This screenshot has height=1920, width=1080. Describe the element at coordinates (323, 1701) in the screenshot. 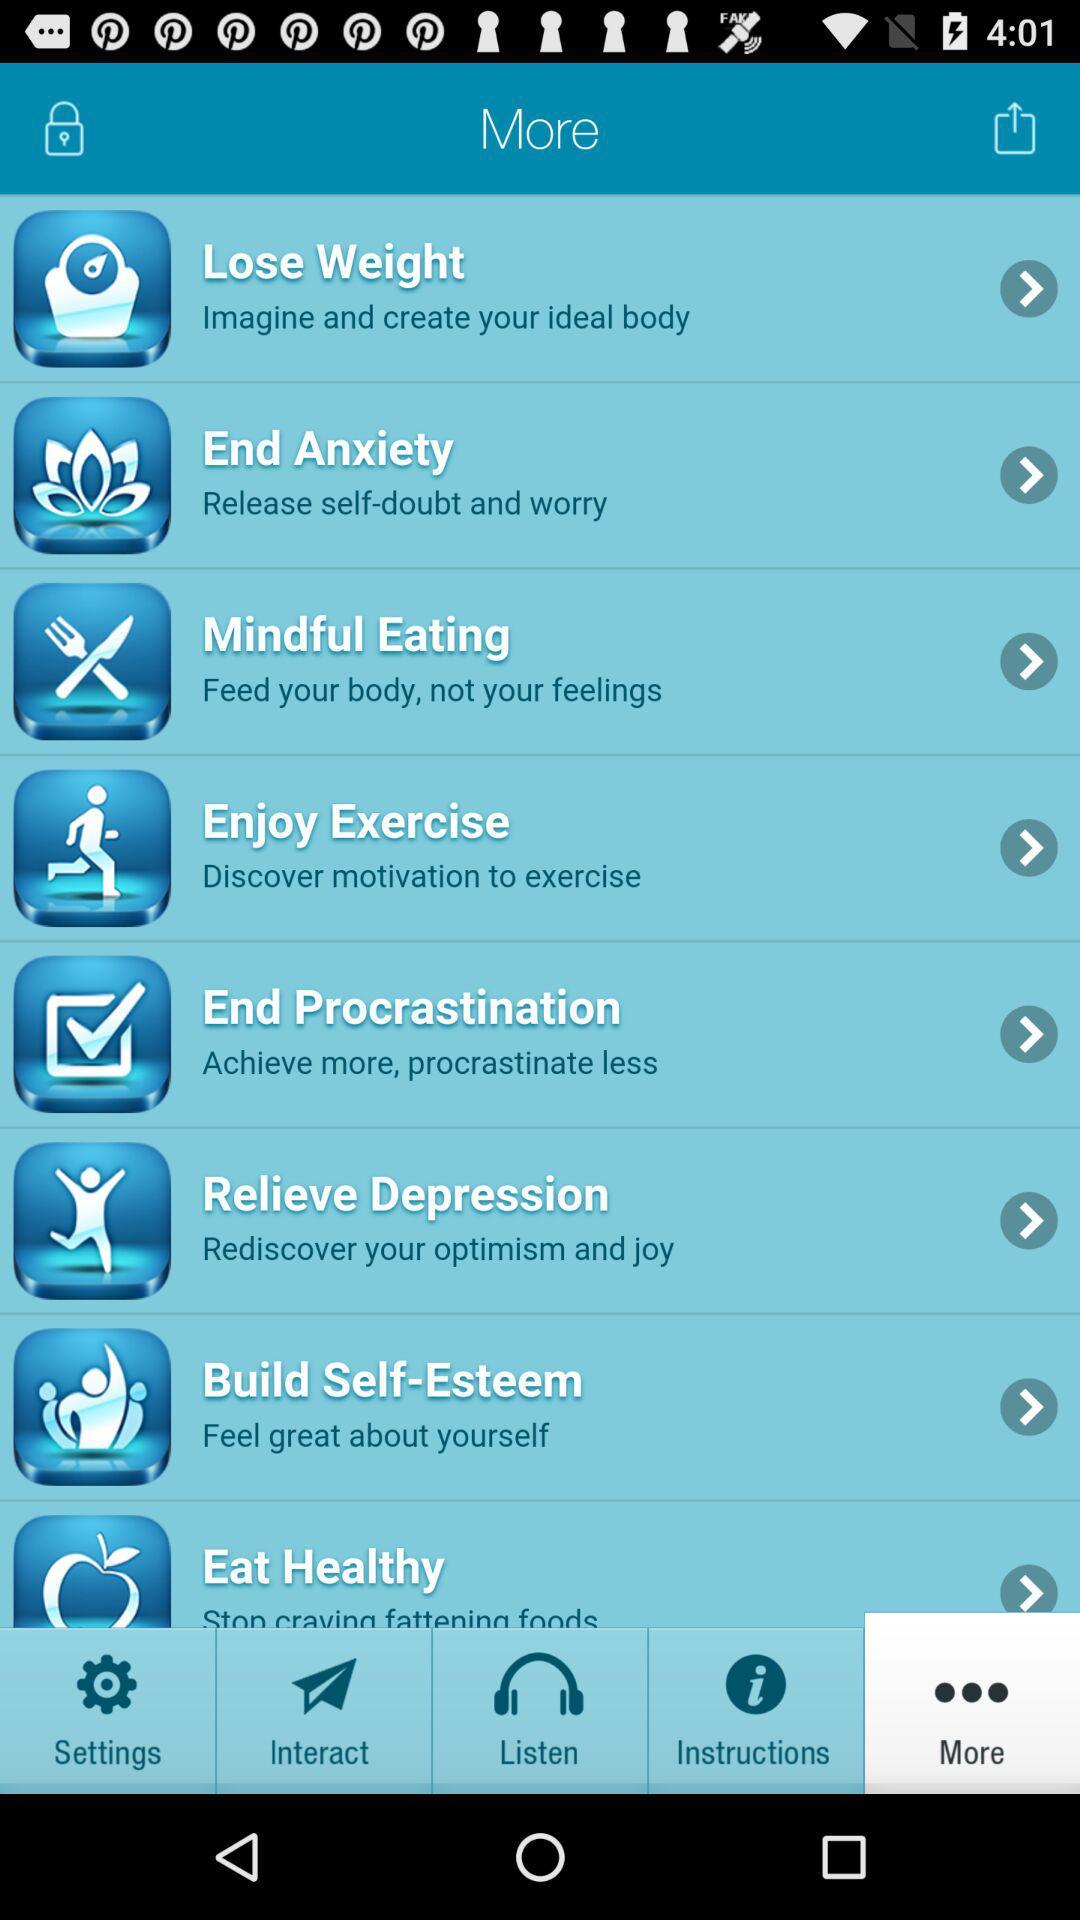

I see `send message` at that location.